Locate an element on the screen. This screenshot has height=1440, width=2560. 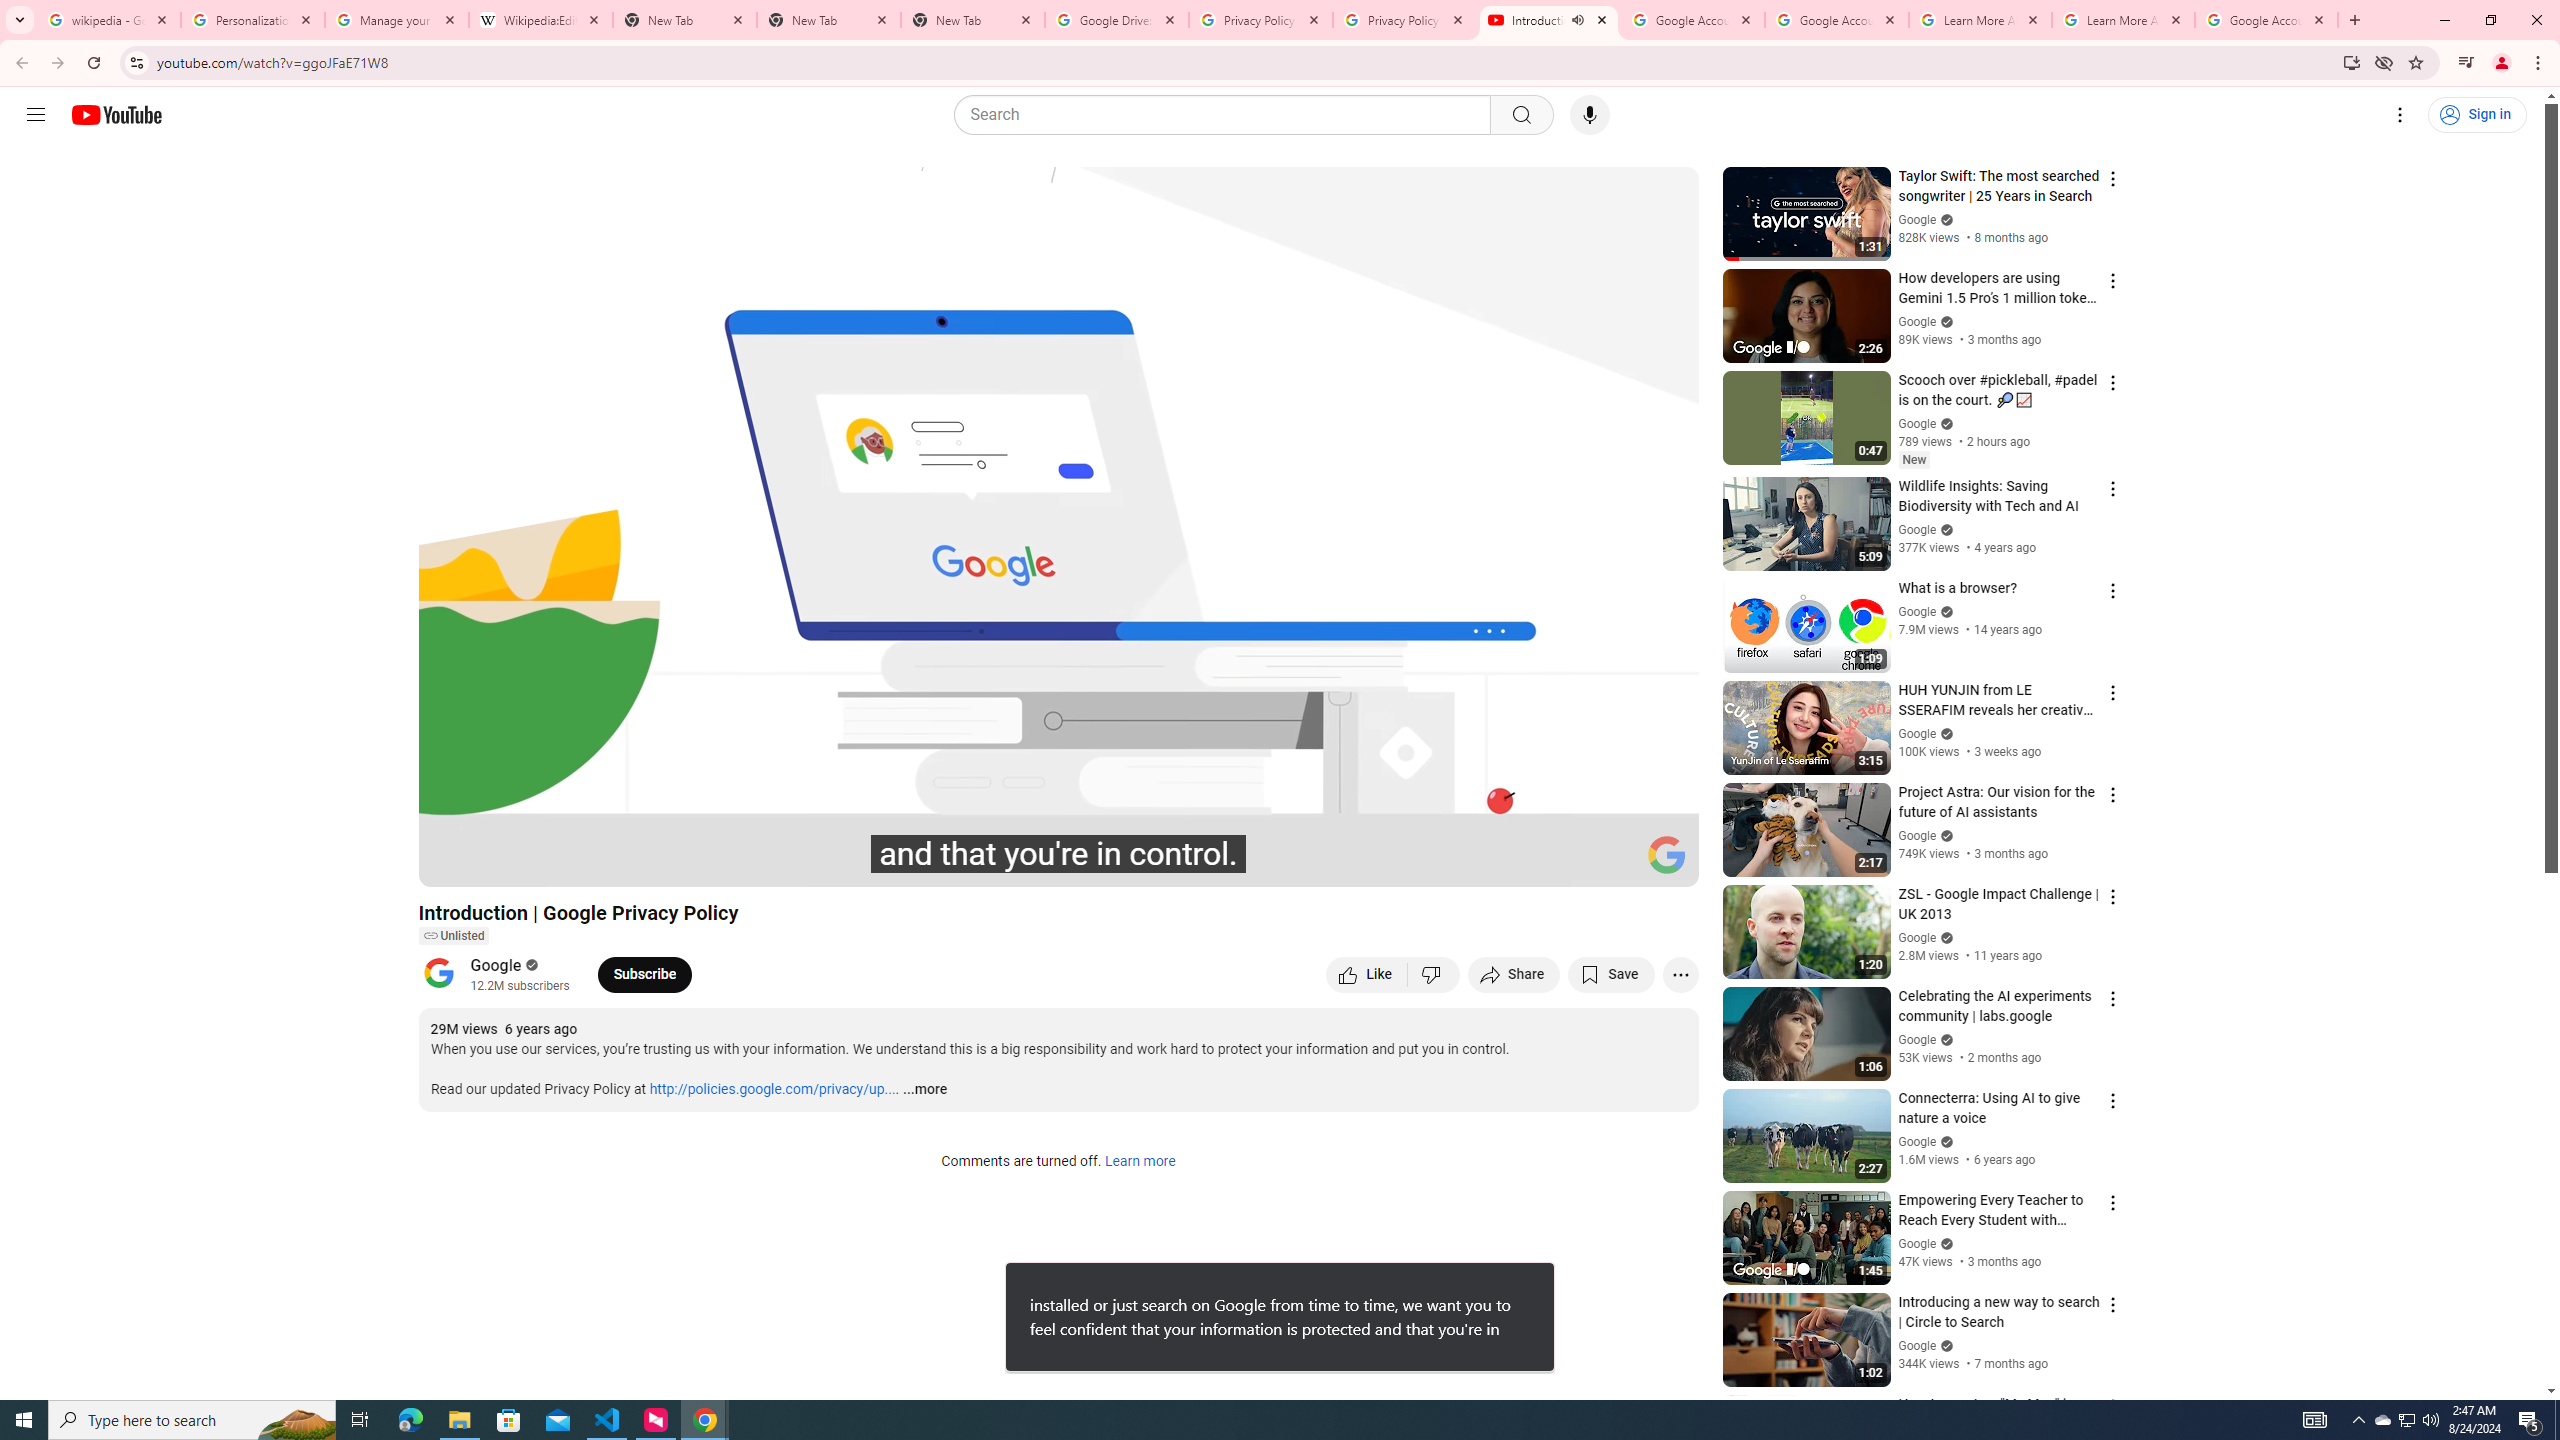
'...more' is located at coordinates (924, 1089).